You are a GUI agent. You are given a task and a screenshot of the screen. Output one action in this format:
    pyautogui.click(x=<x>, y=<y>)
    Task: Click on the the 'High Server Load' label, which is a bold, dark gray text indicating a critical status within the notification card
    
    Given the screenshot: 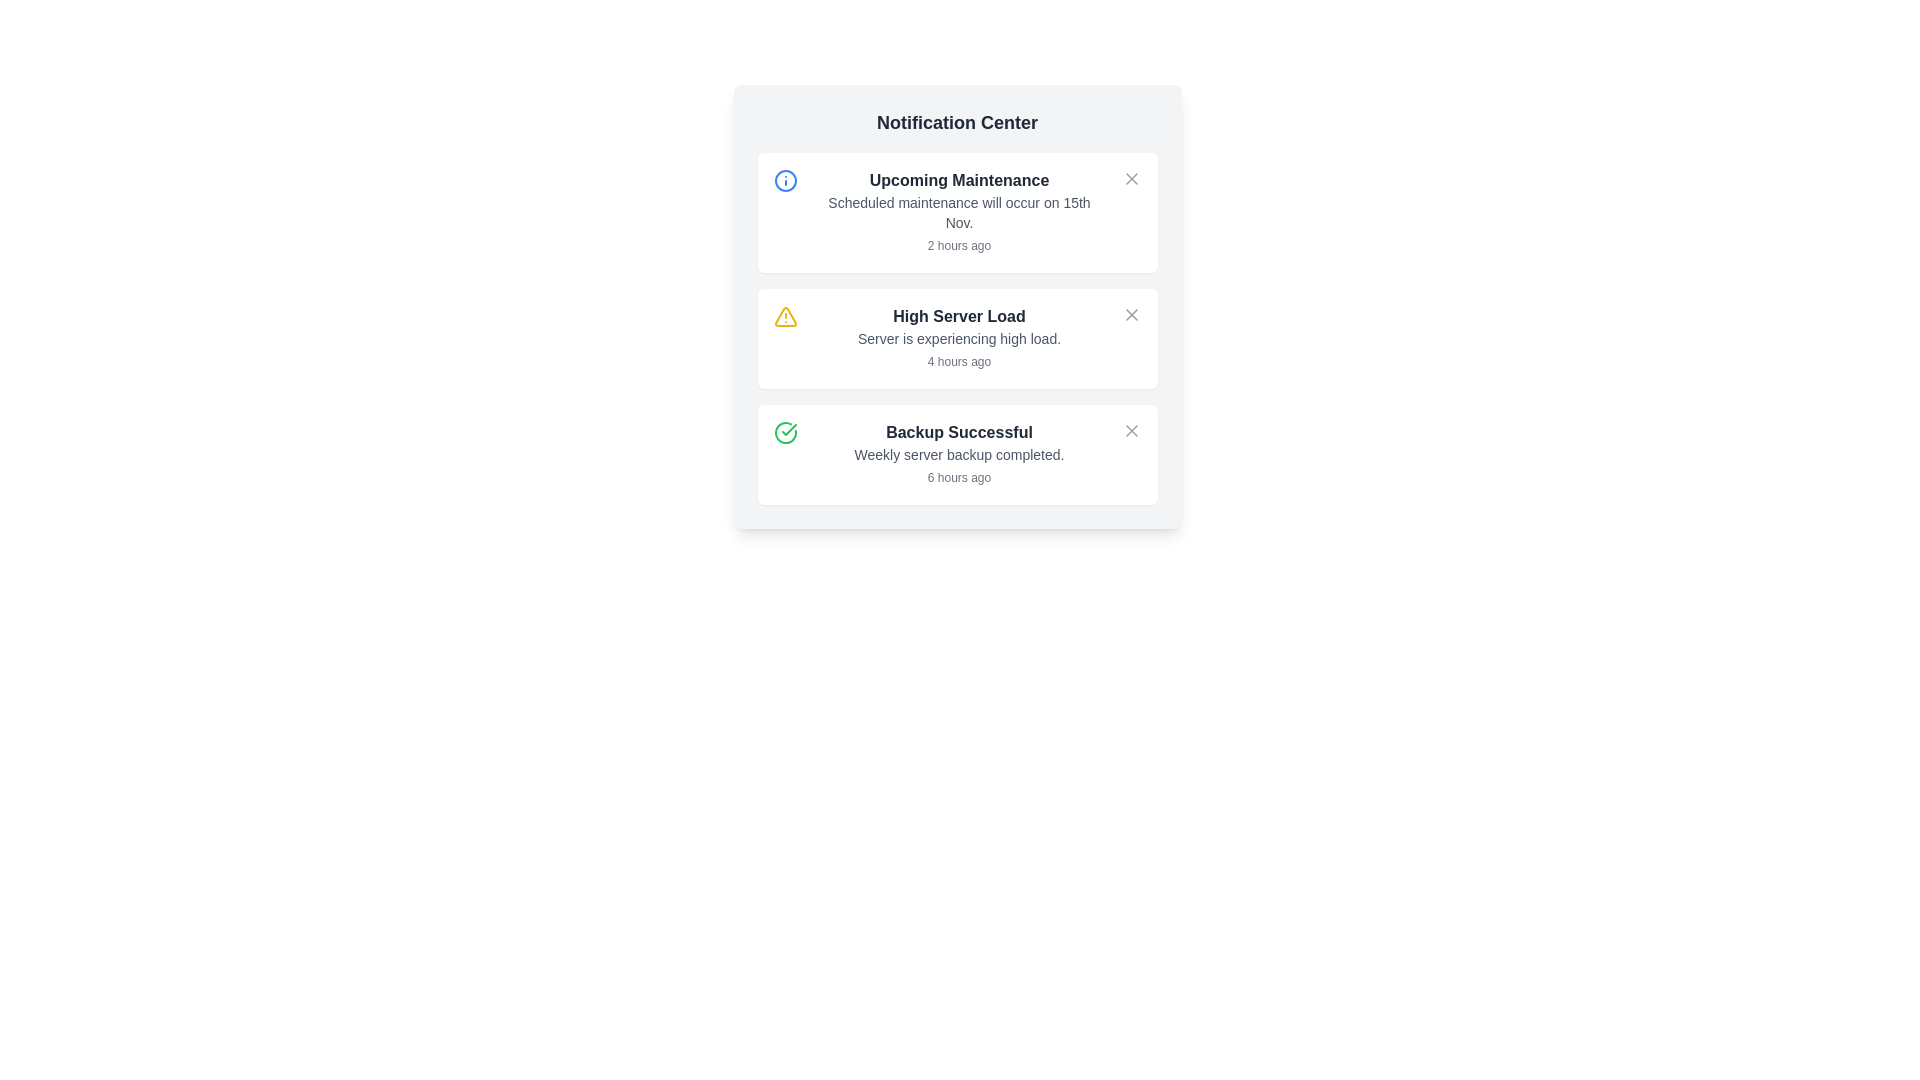 What is the action you would take?
    pyautogui.click(x=958, y=315)
    